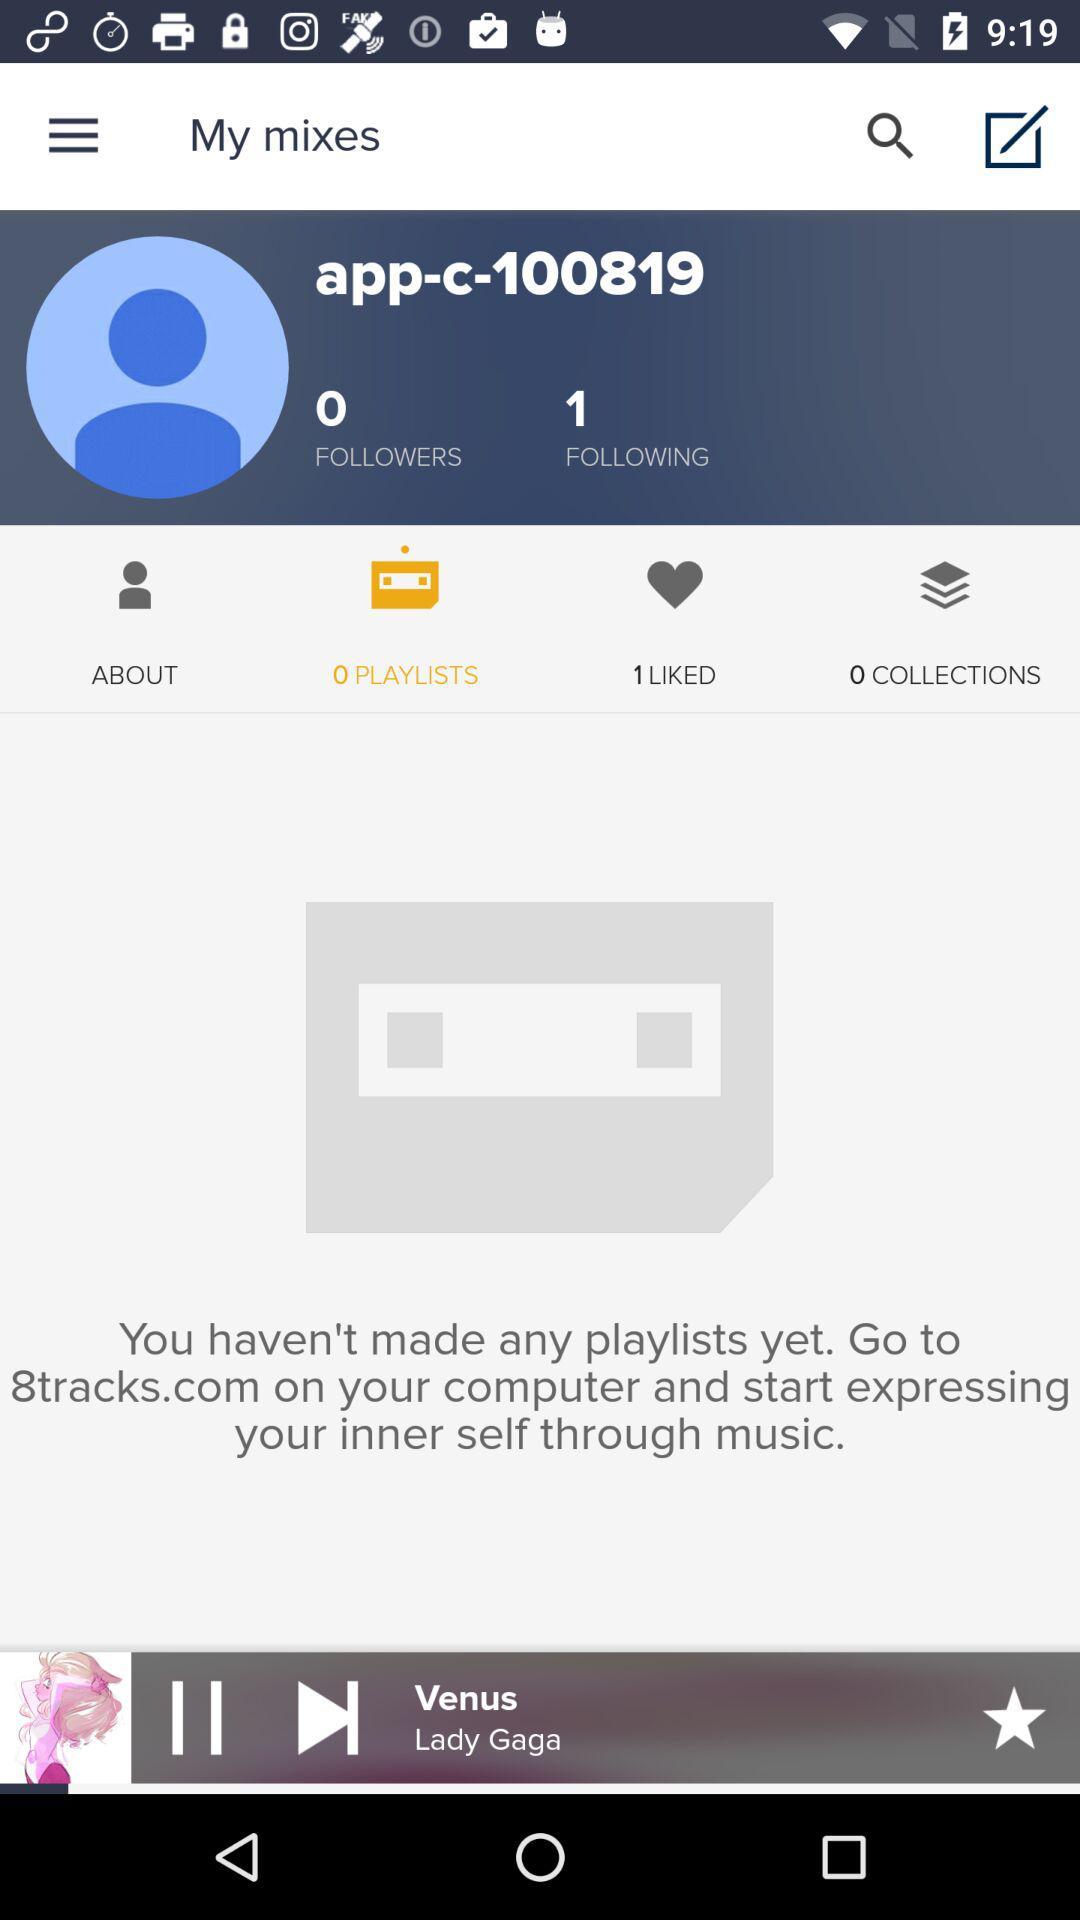 This screenshot has height=1920, width=1080. Describe the element at coordinates (135, 607) in the screenshot. I see `icon next to the 0 playlists app` at that location.